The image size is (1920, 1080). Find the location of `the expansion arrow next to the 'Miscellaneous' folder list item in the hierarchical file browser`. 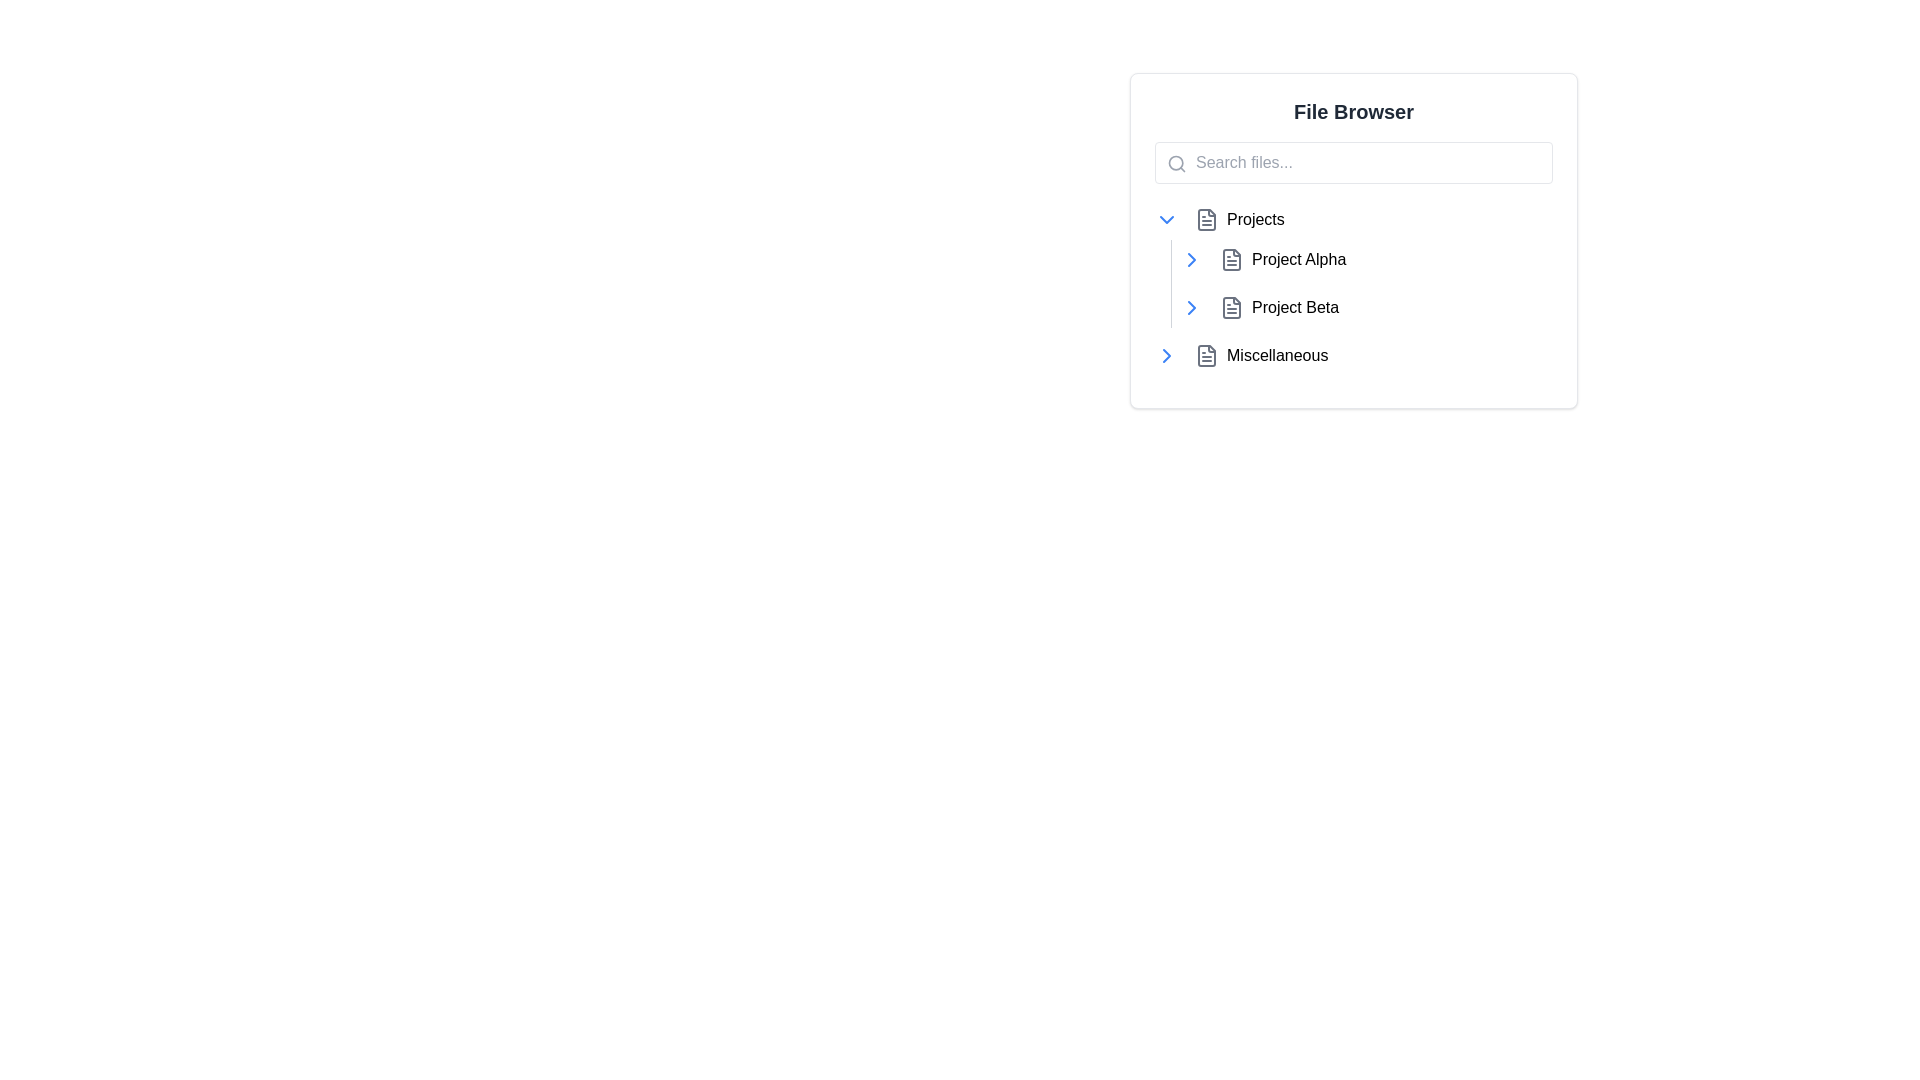

the expansion arrow next to the 'Miscellaneous' folder list item in the hierarchical file browser is located at coordinates (1353, 354).